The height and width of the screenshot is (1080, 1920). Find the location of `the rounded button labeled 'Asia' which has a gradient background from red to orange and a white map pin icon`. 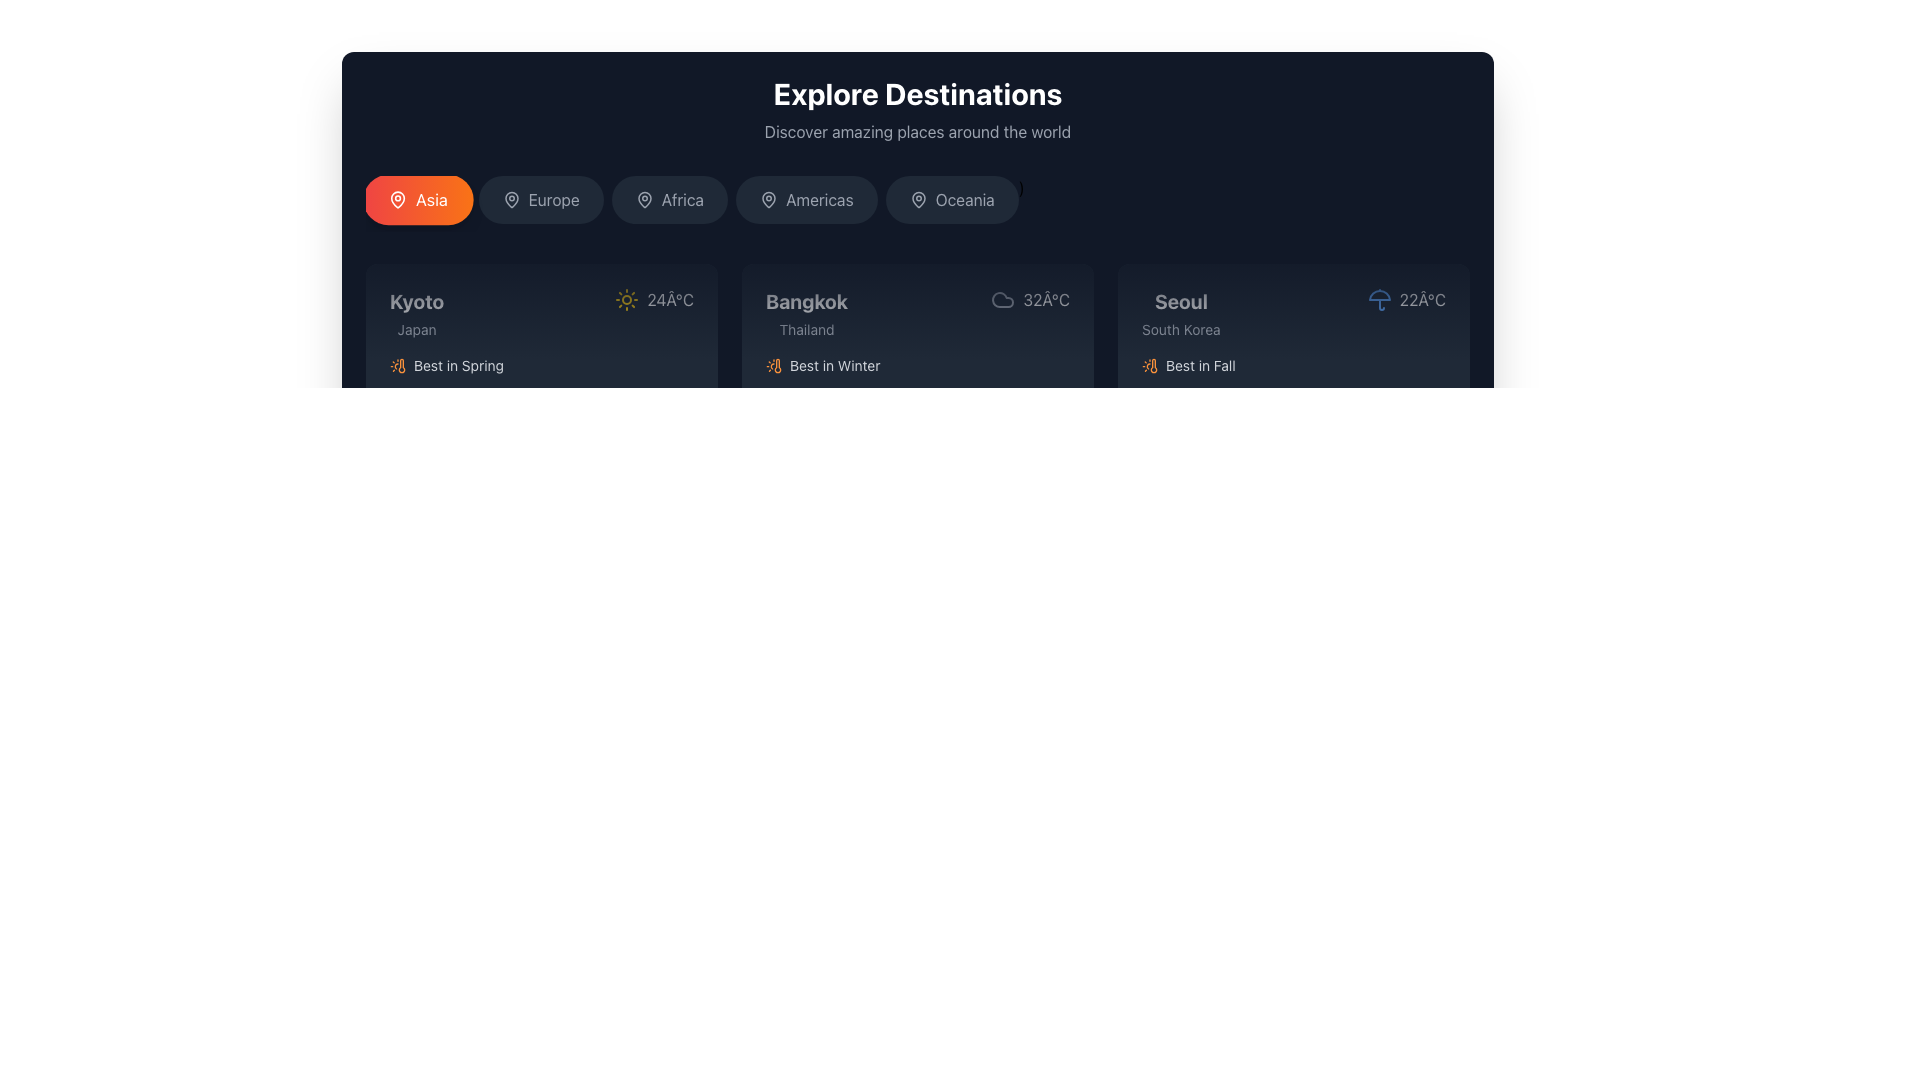

the rounded button labeled 'Asia' which has a gradient background from red to orange and a white map pin icon is located at coordinates (416, 200).